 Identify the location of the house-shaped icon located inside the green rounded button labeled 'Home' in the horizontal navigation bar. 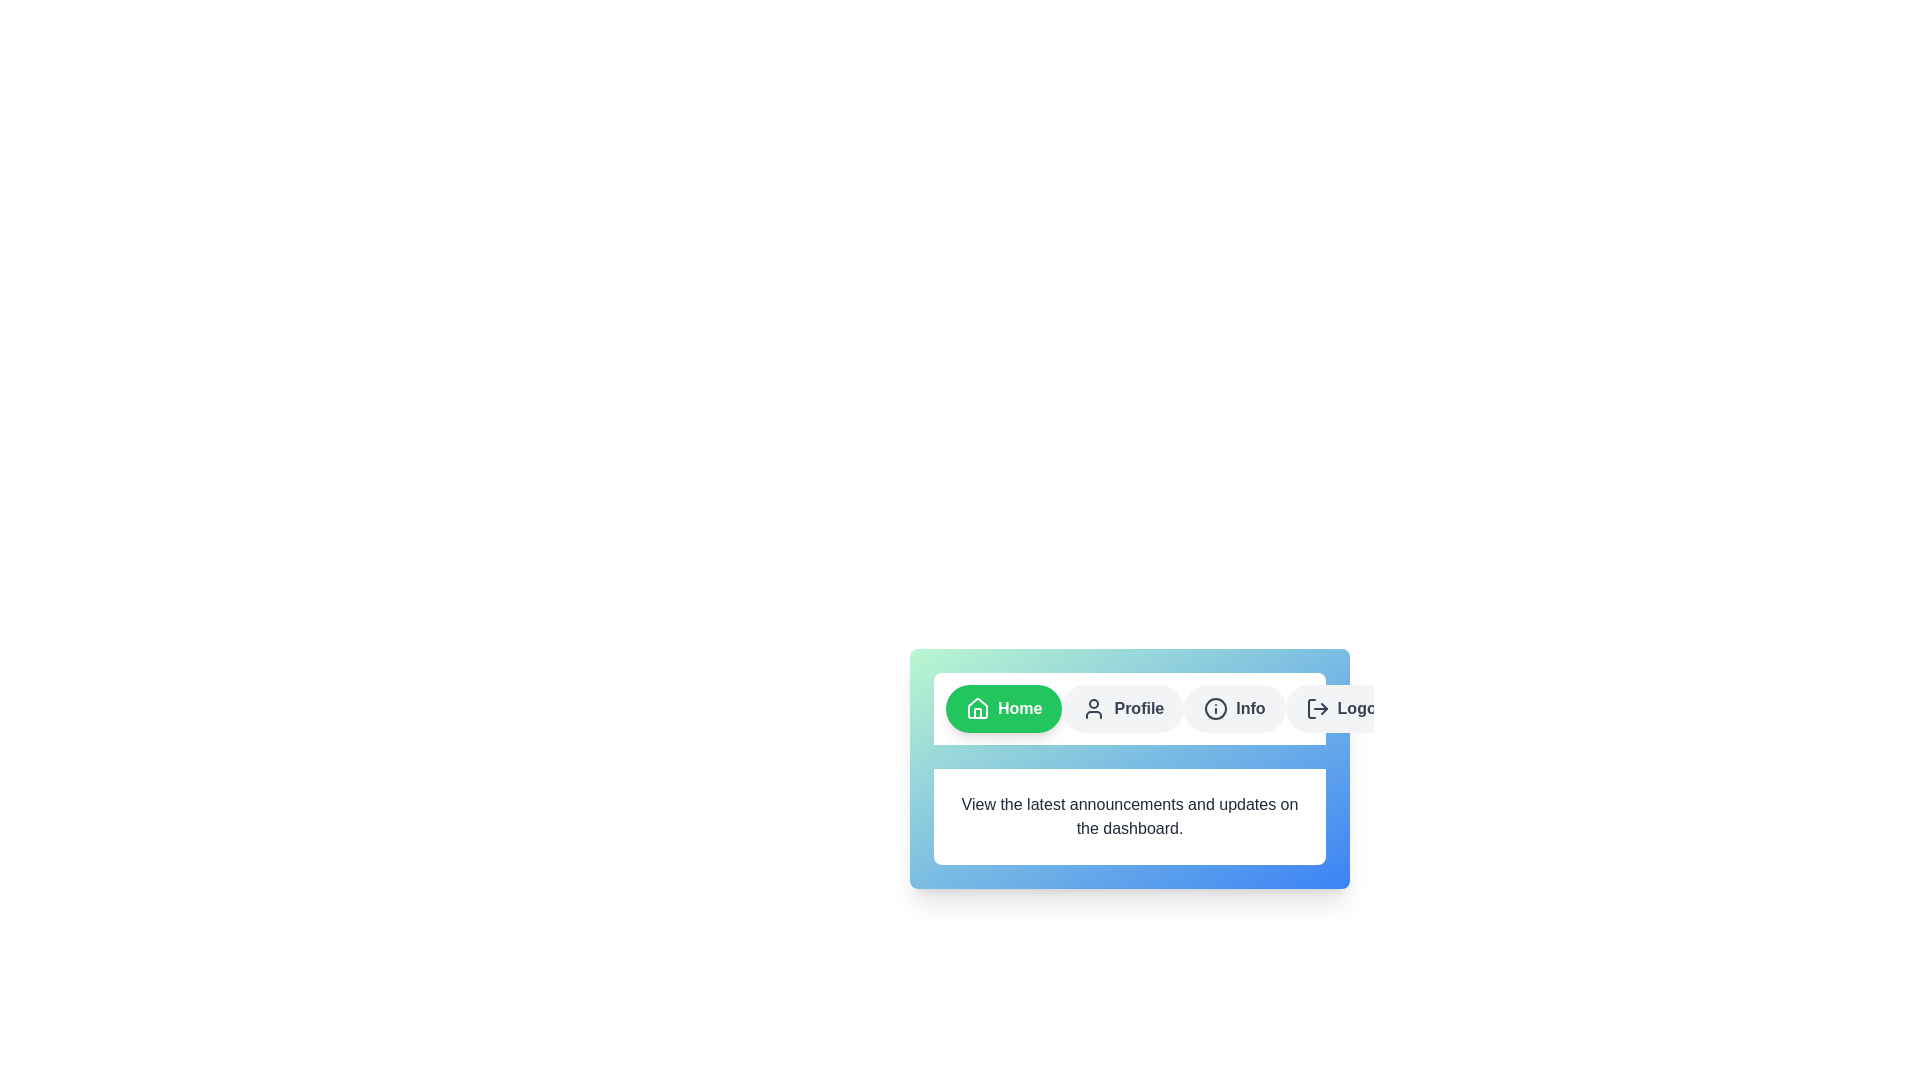
(978, 707).